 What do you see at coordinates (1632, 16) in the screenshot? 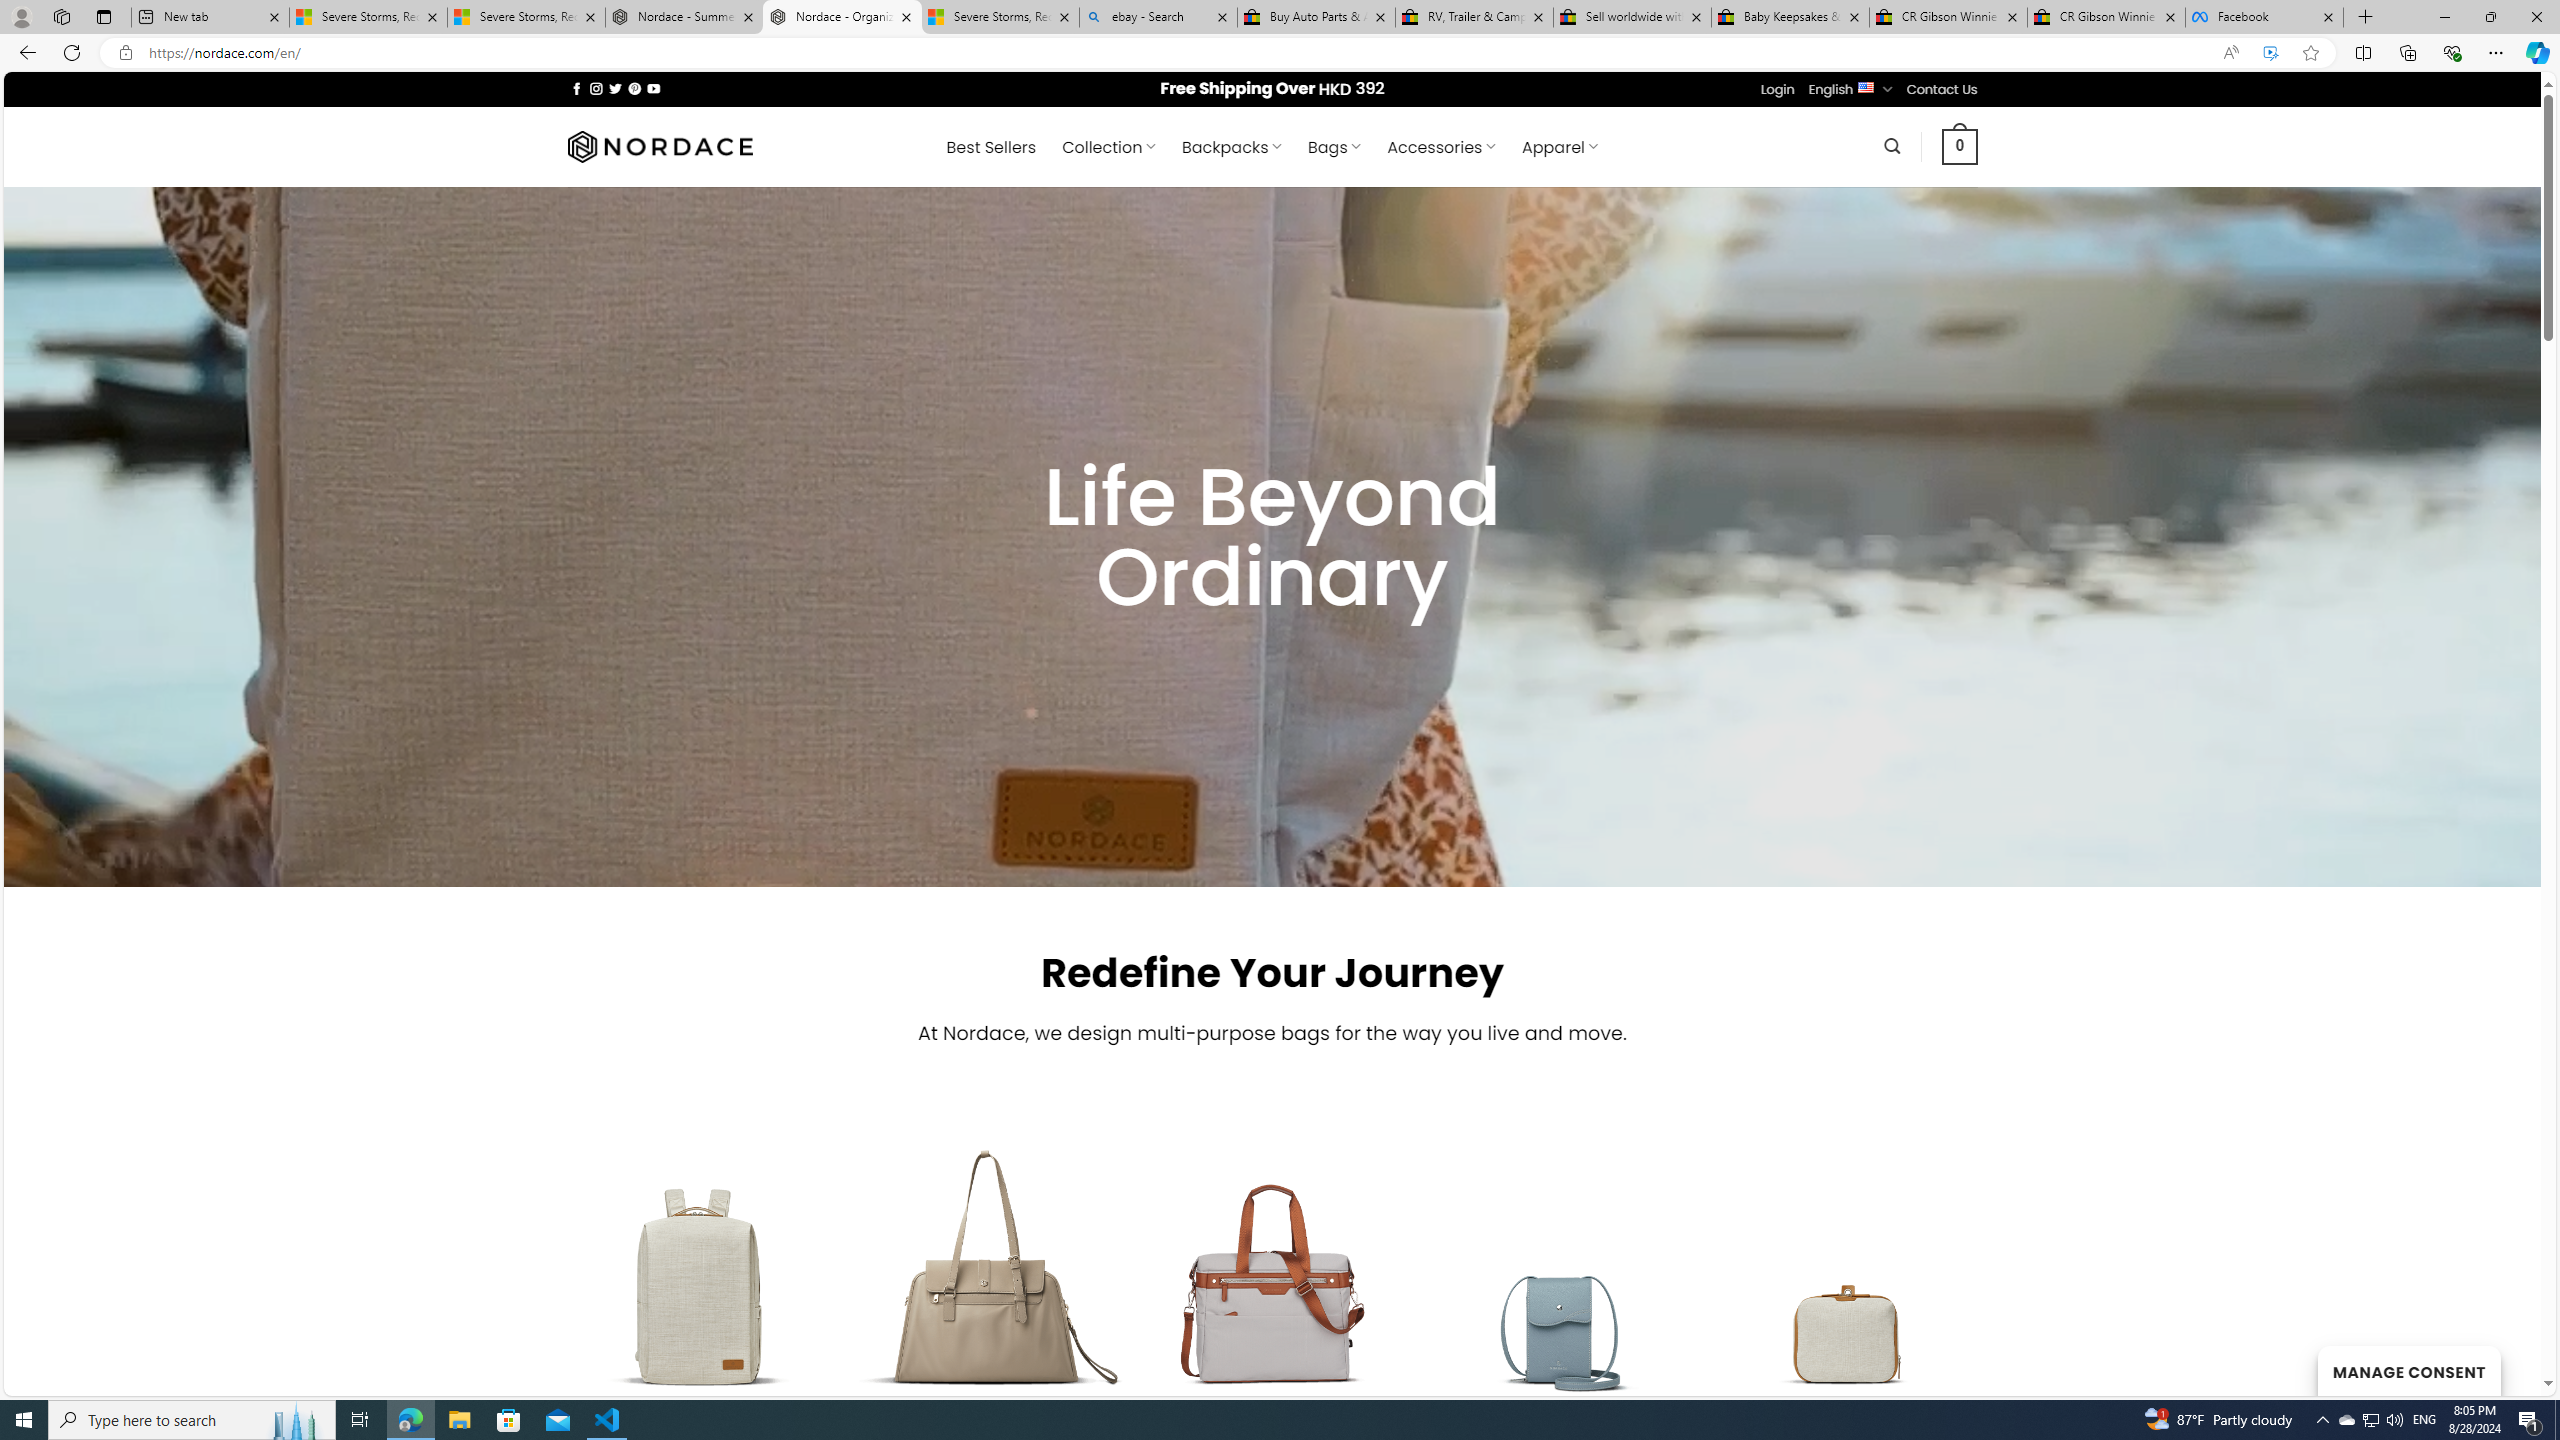
I see `'Sell worldwide with eBay'` at bounding box center [1632, 16].